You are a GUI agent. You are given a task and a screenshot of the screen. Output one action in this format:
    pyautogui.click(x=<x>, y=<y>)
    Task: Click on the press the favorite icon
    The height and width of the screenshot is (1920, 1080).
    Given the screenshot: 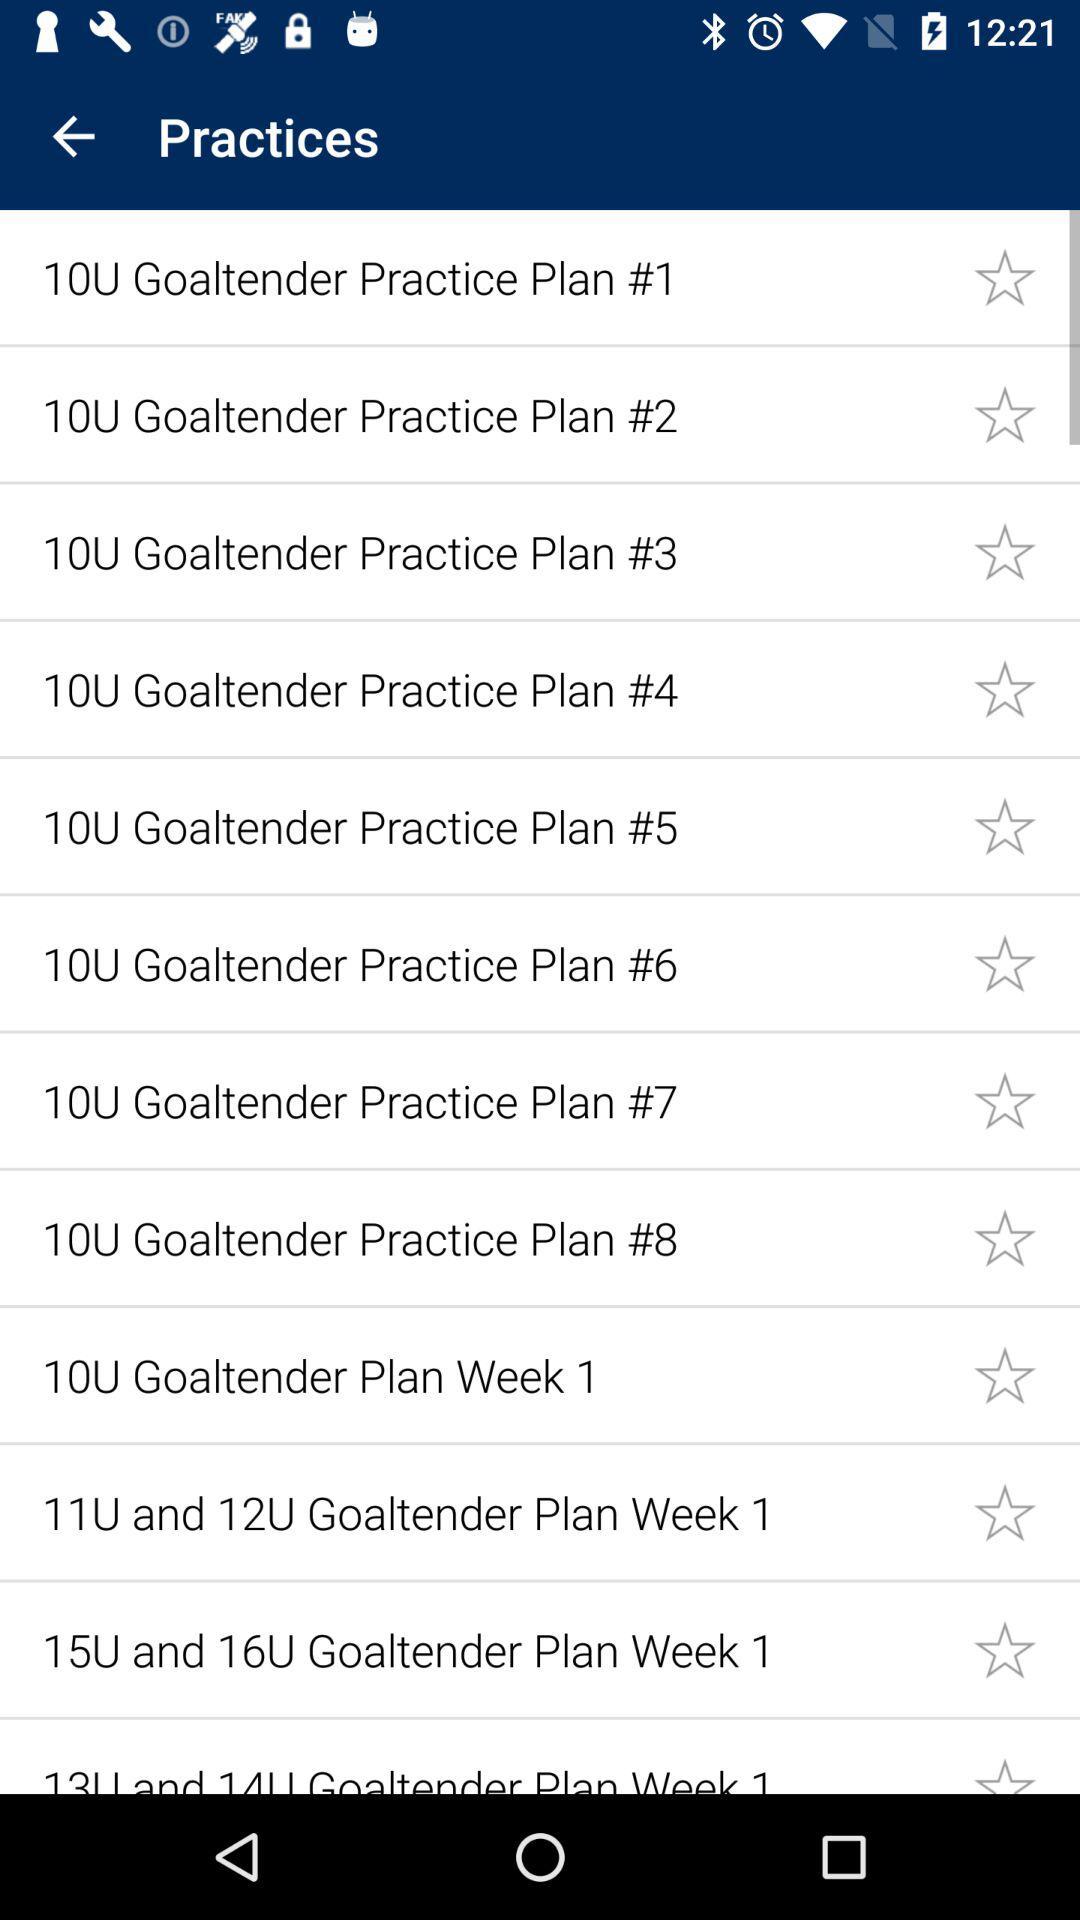 What is the action you would take?
    pyautogui.click(x=1026, y=412)
    